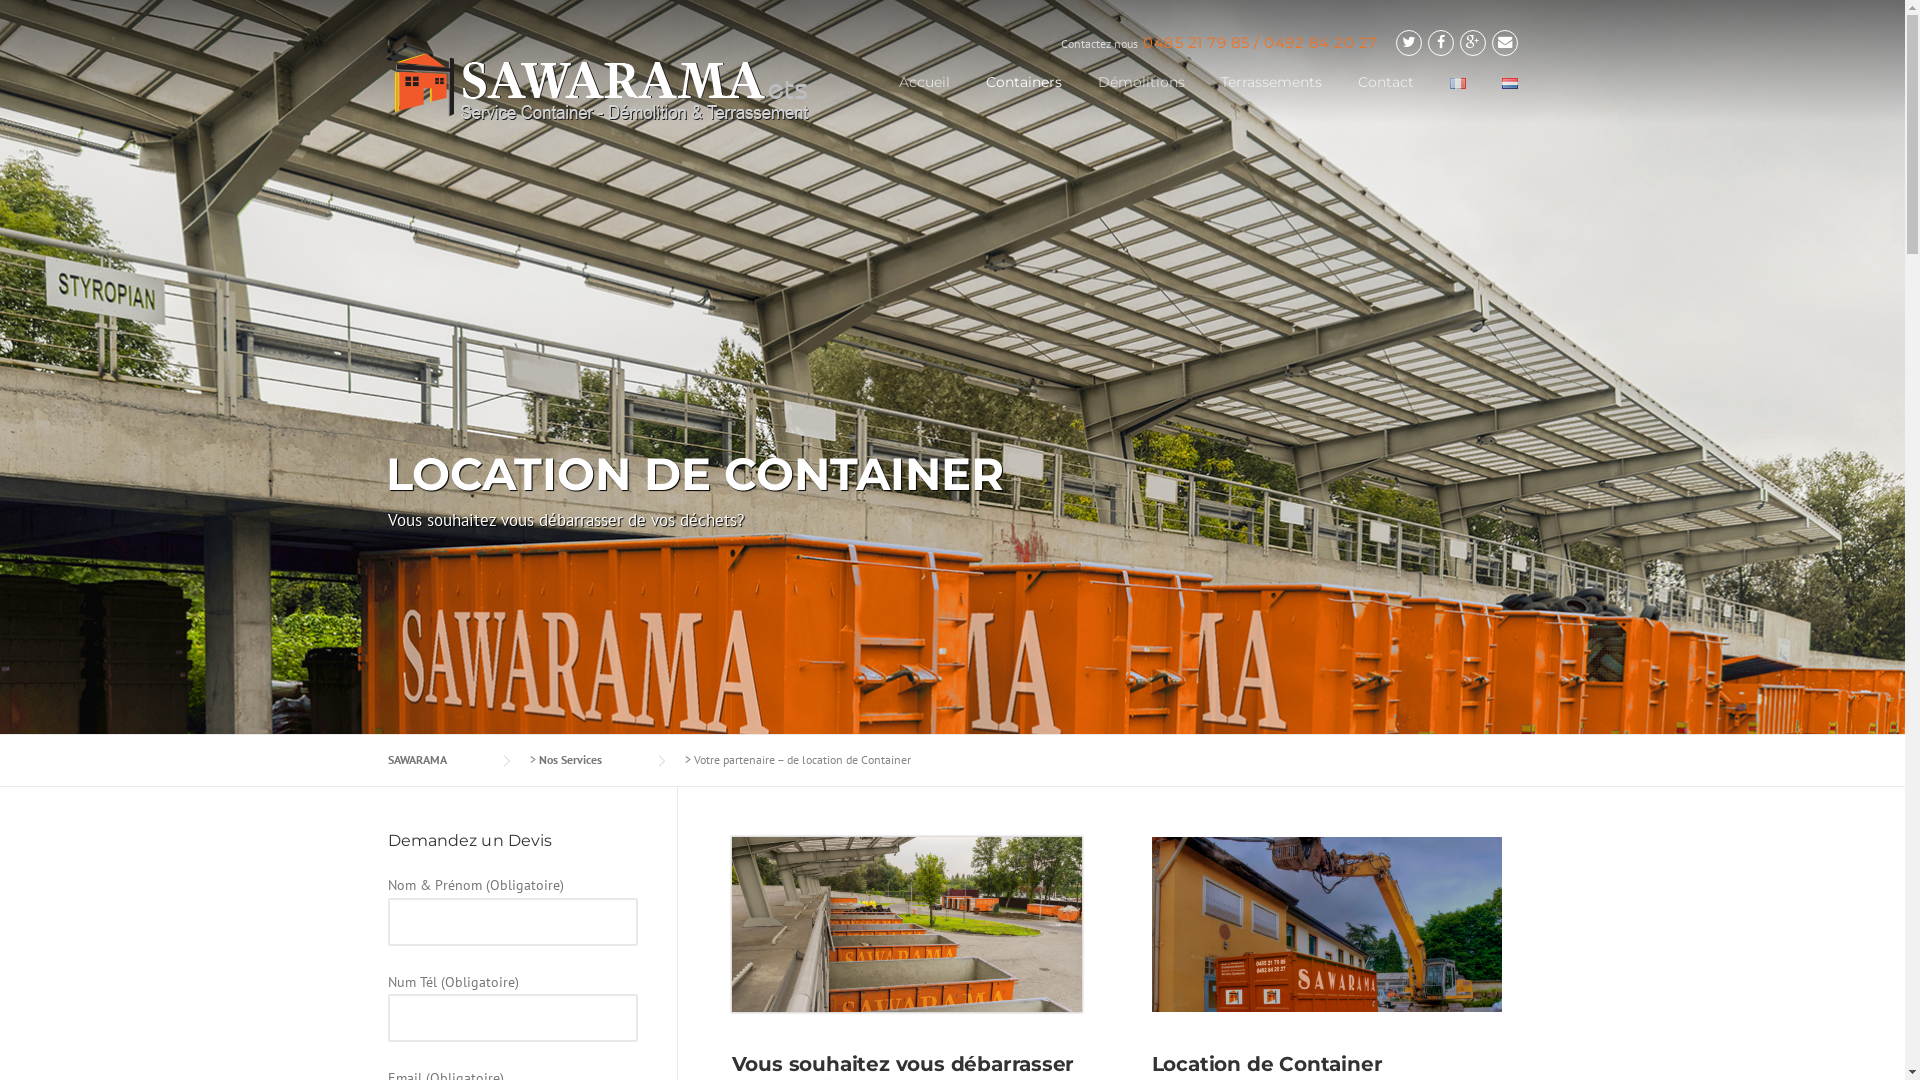 The image size is (1920, 1080). What do you see at coordinates (1269, 97) in the screenshot?
I see `'Terrassements'` at bounding box center [1269, 97].